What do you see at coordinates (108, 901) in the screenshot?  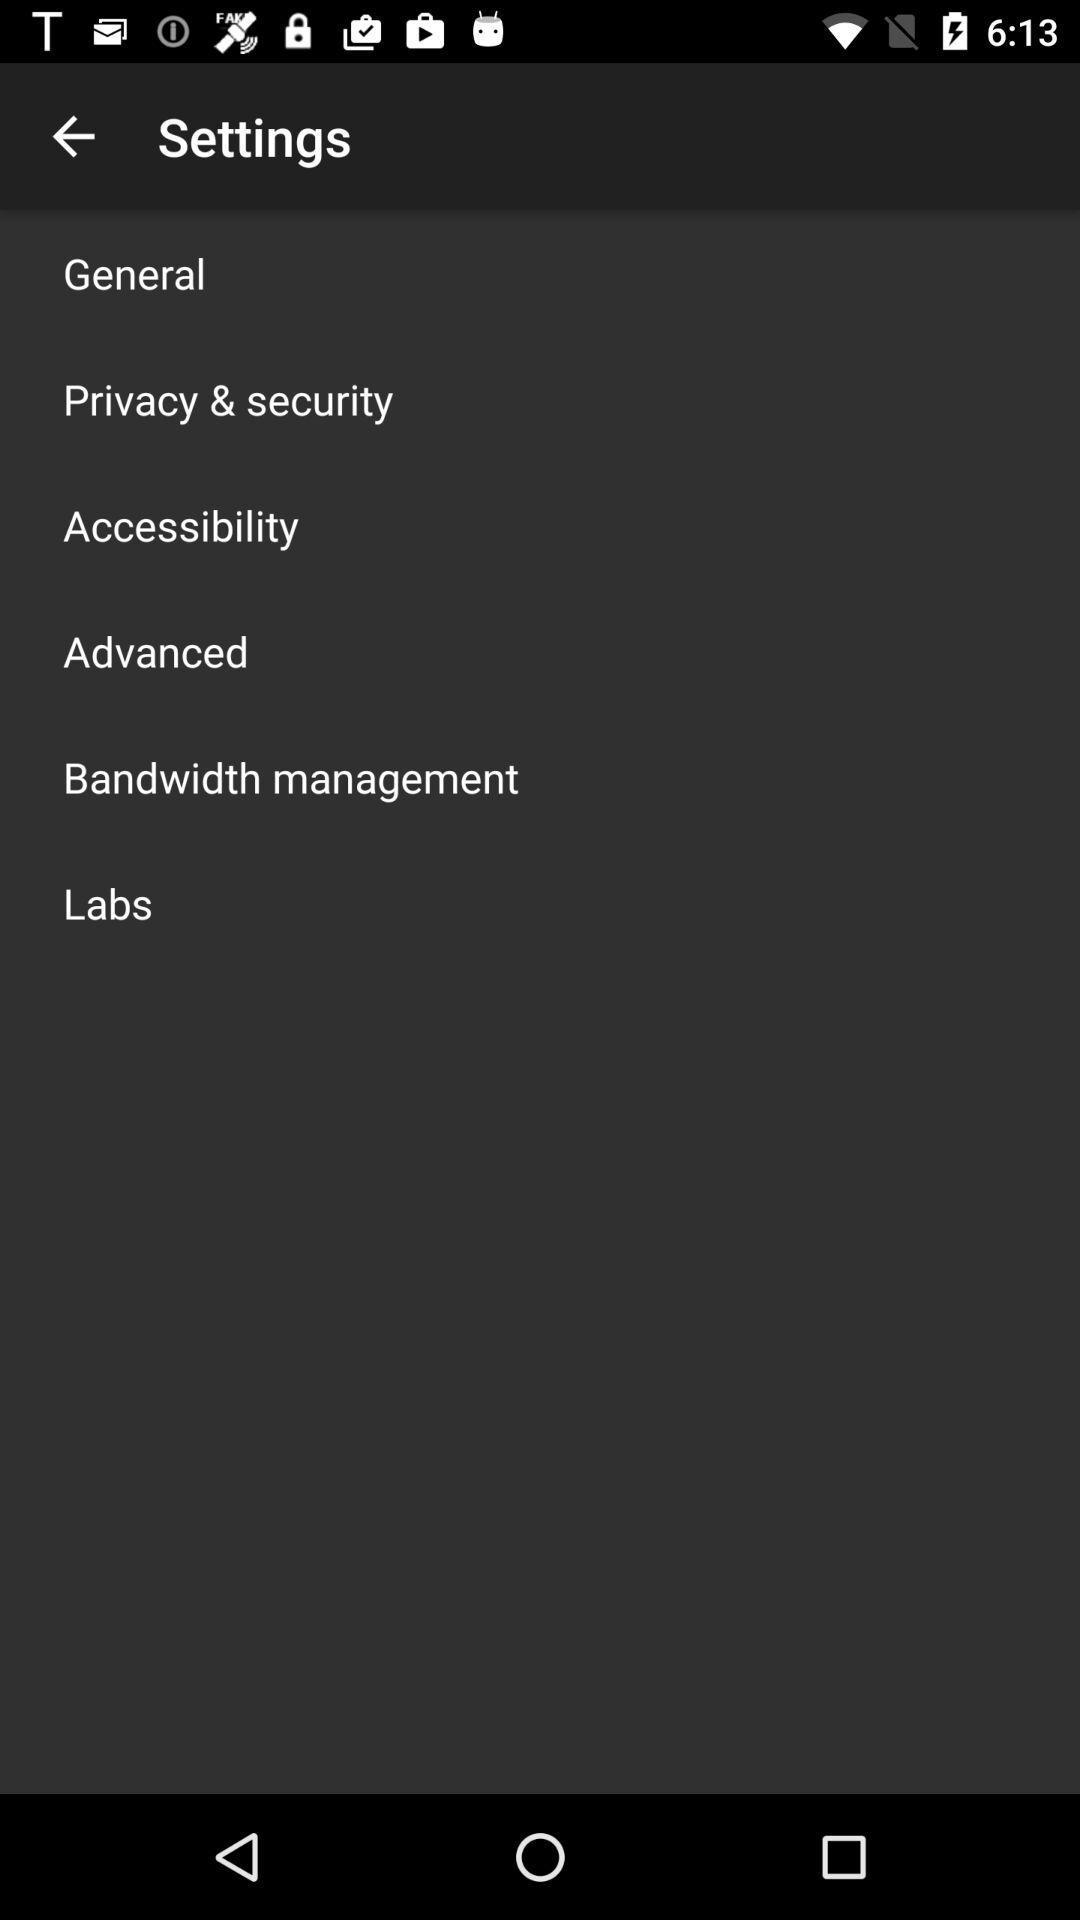 I see `app below the bandwidth management icon` at bounding box center [108, 901].